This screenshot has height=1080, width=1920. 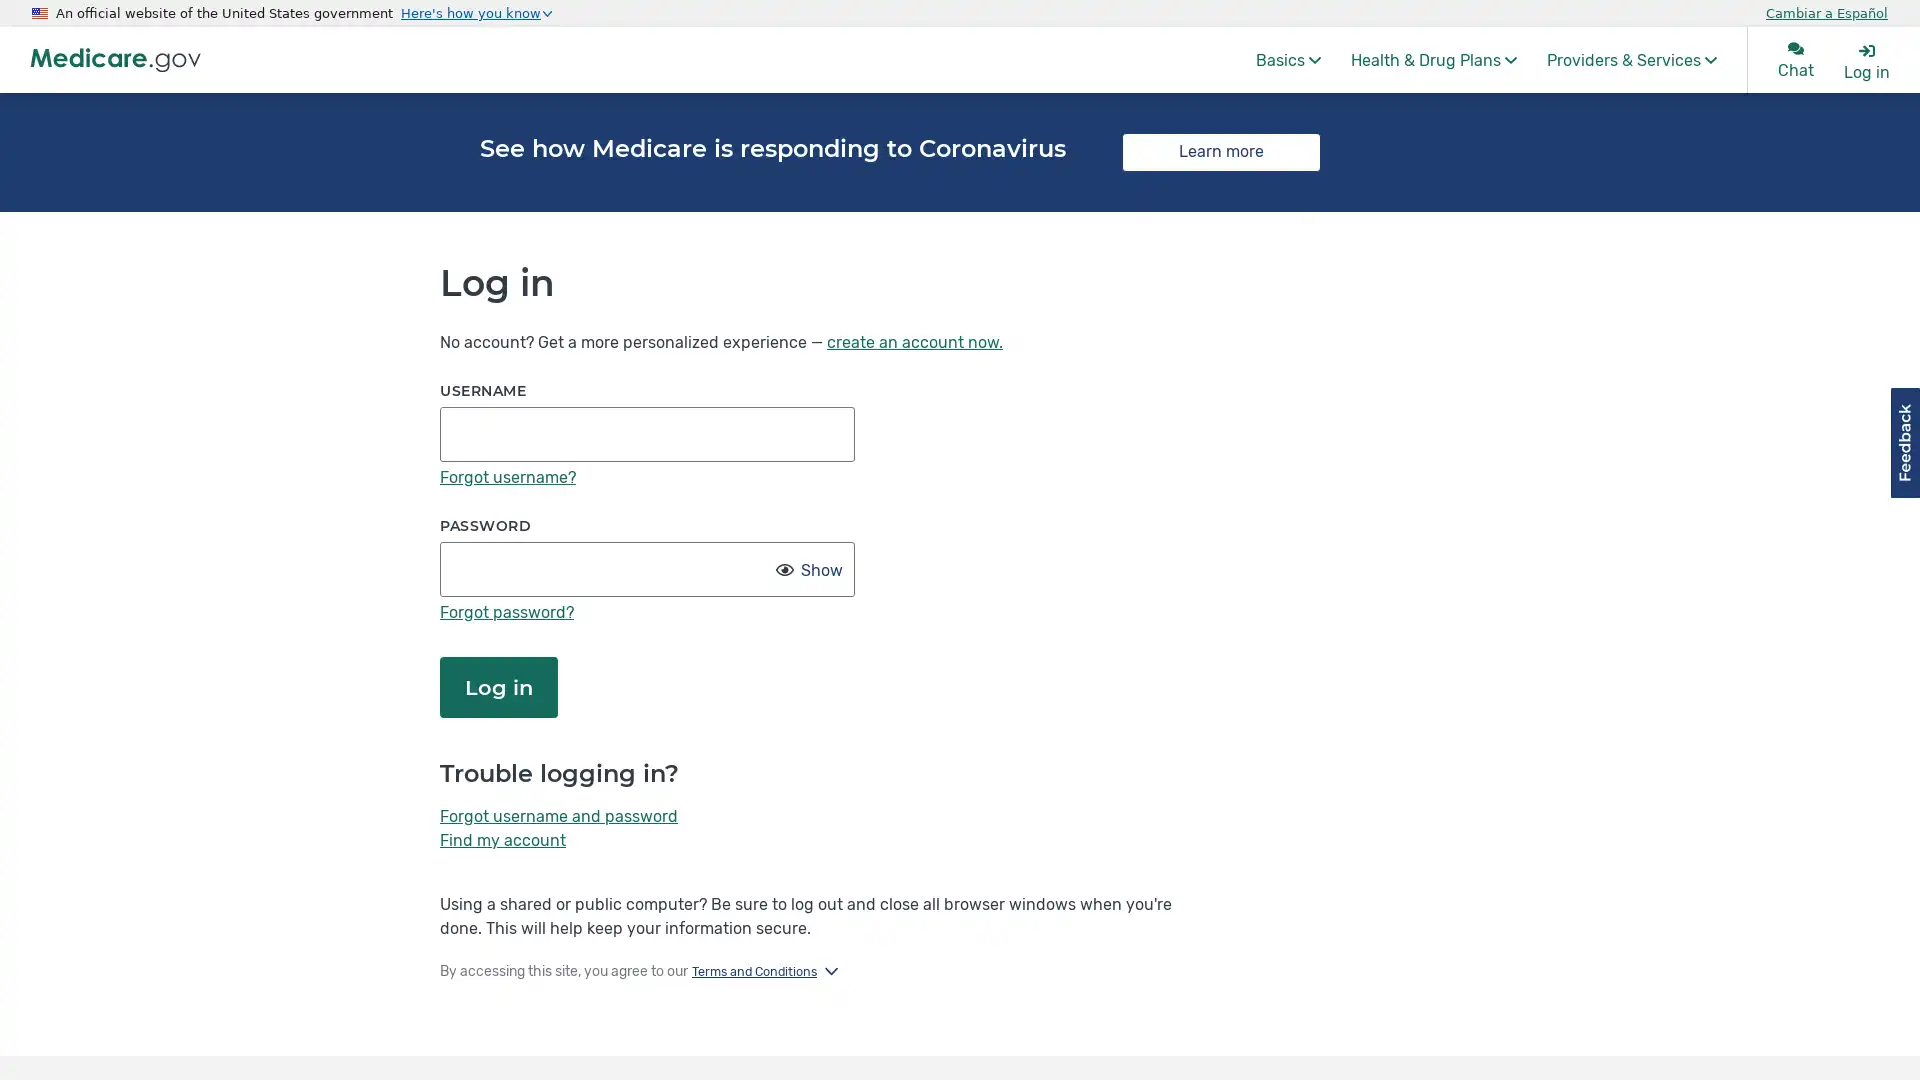 What do you see at coordinates (1795, 59) in the screenshot?
I see `Chat` at bounding box center [1795, 59].